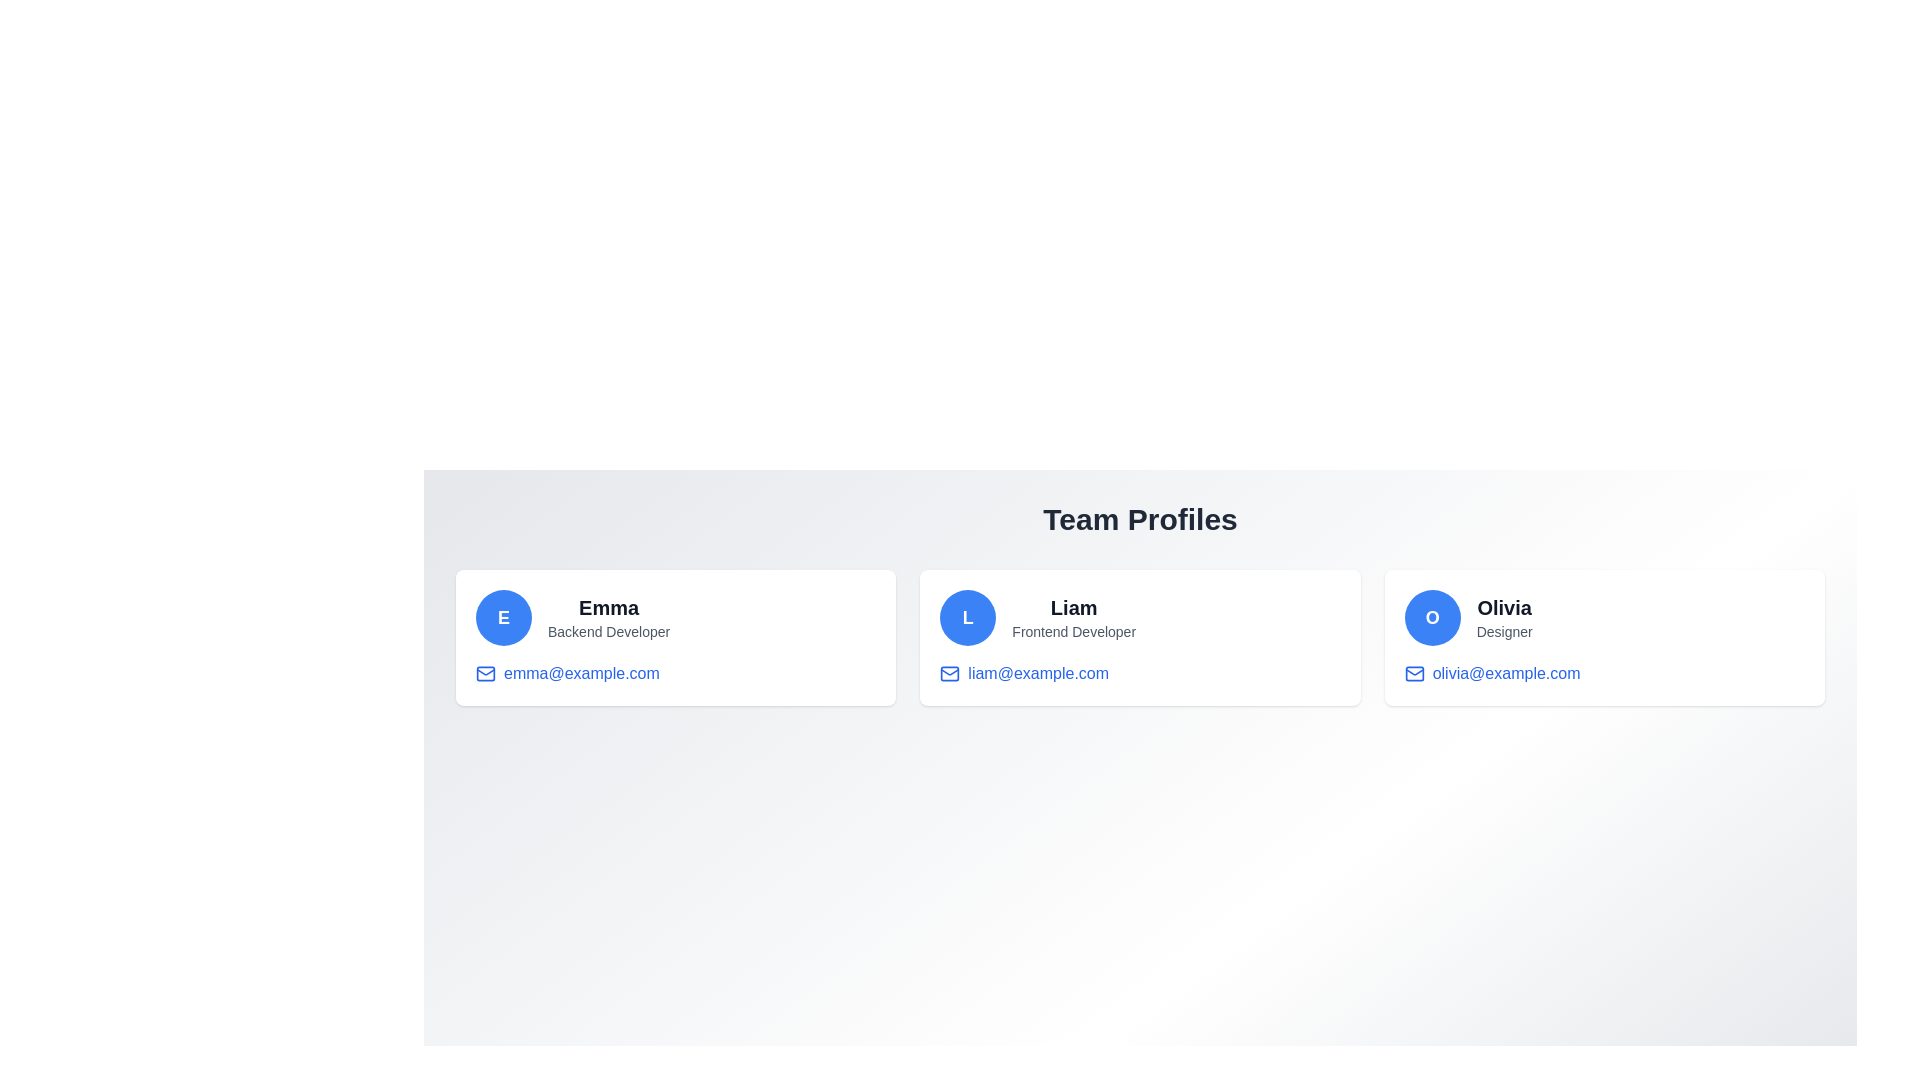 The width and height of the screenshot is (1920, 1080). What do you see at coordinates (485, 674) in the screenshot?
I see `the email icon that visually indicates the adjacent text 'emma@example.com' in Emma's team profile card` at bounding box center [485, 674].